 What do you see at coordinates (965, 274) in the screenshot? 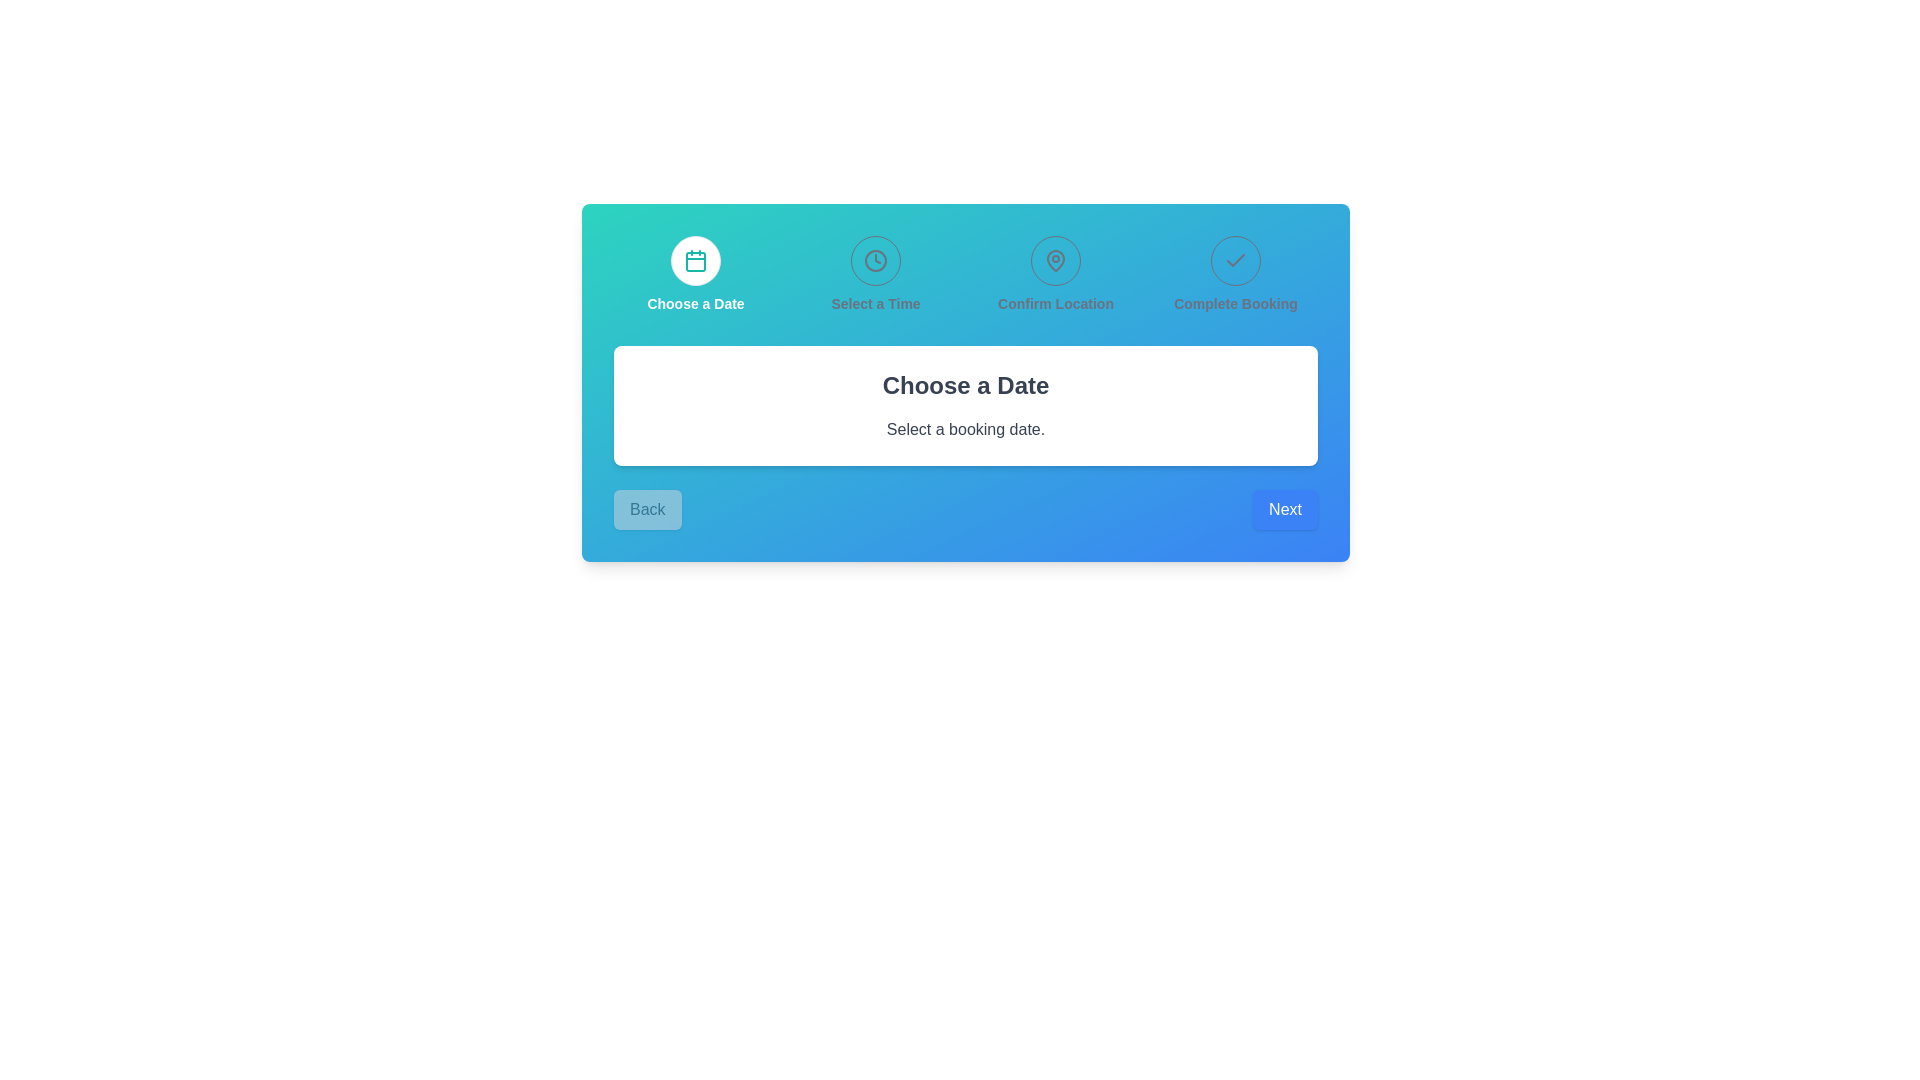
I see `the navigation bar with step indicators` at bounding box center [965, 274].